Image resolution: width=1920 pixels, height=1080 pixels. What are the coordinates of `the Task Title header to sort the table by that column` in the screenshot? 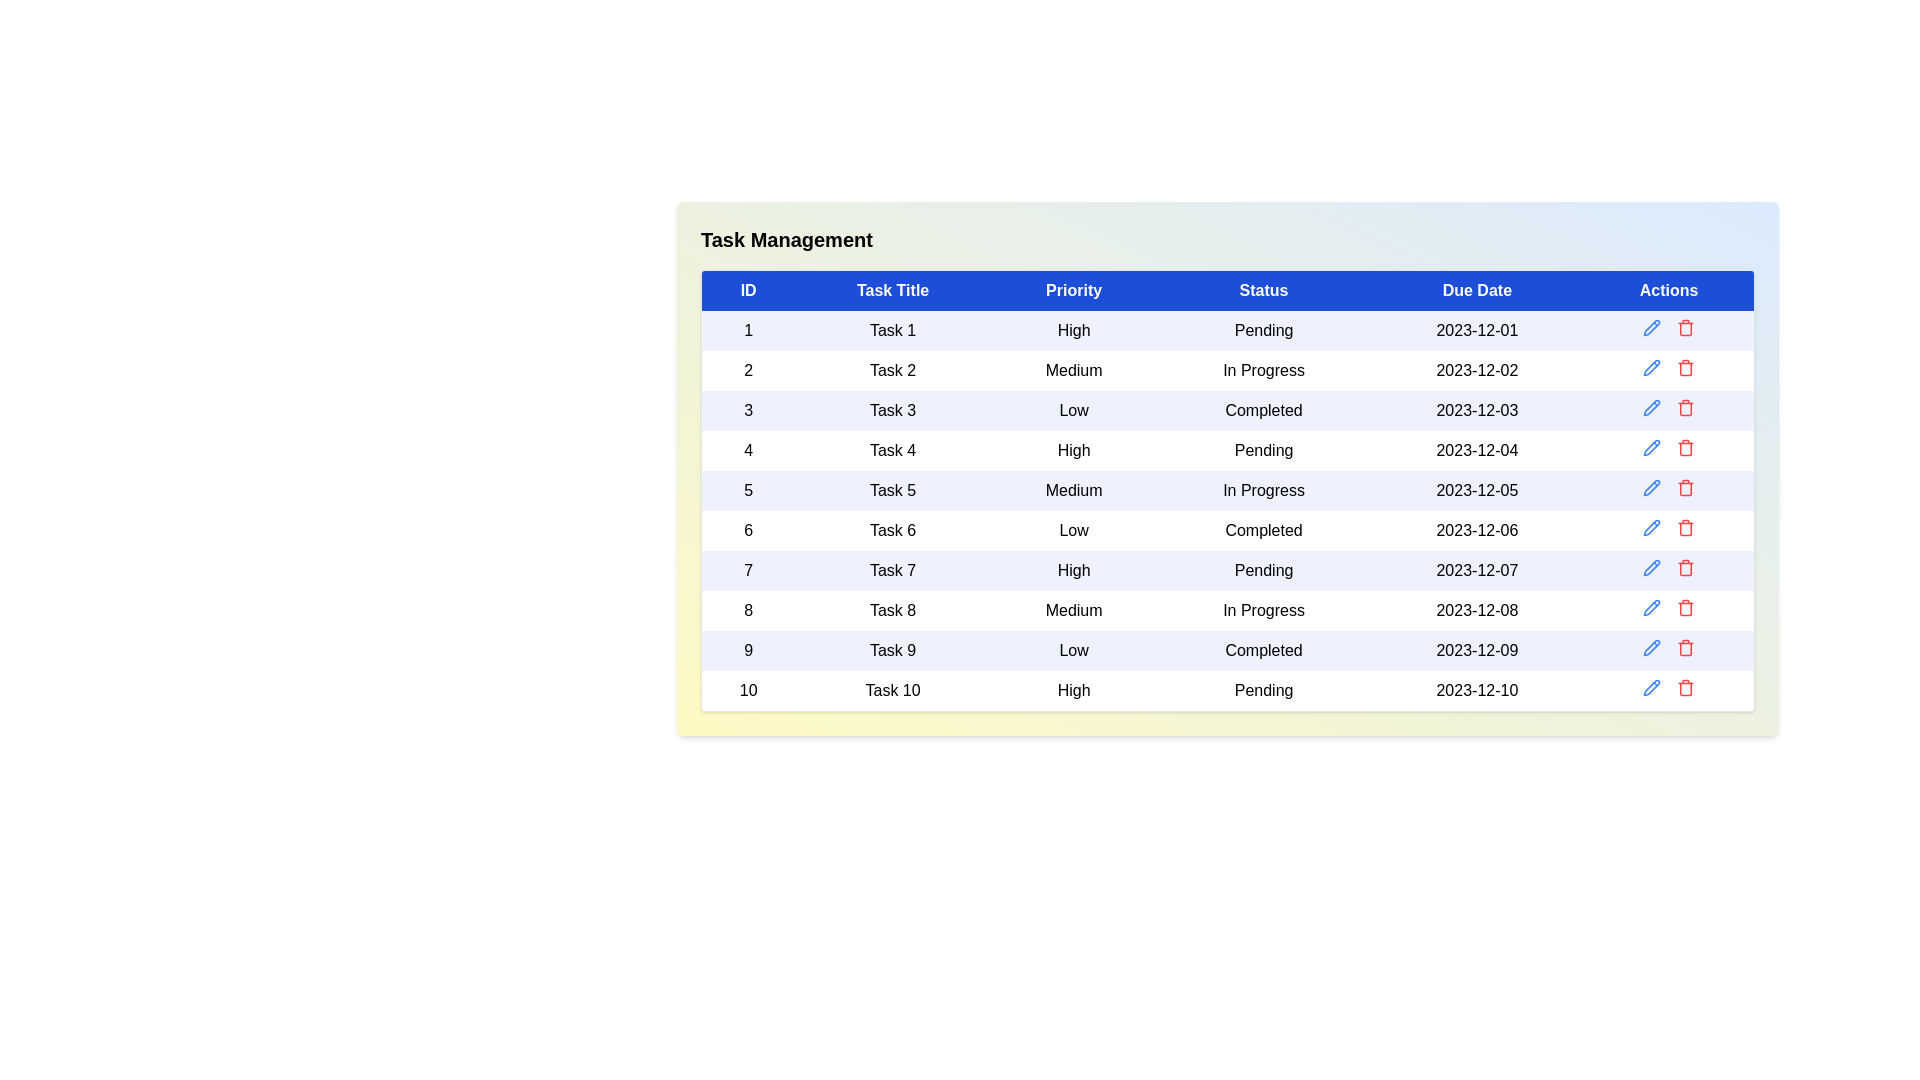 It's located at (891, 290).